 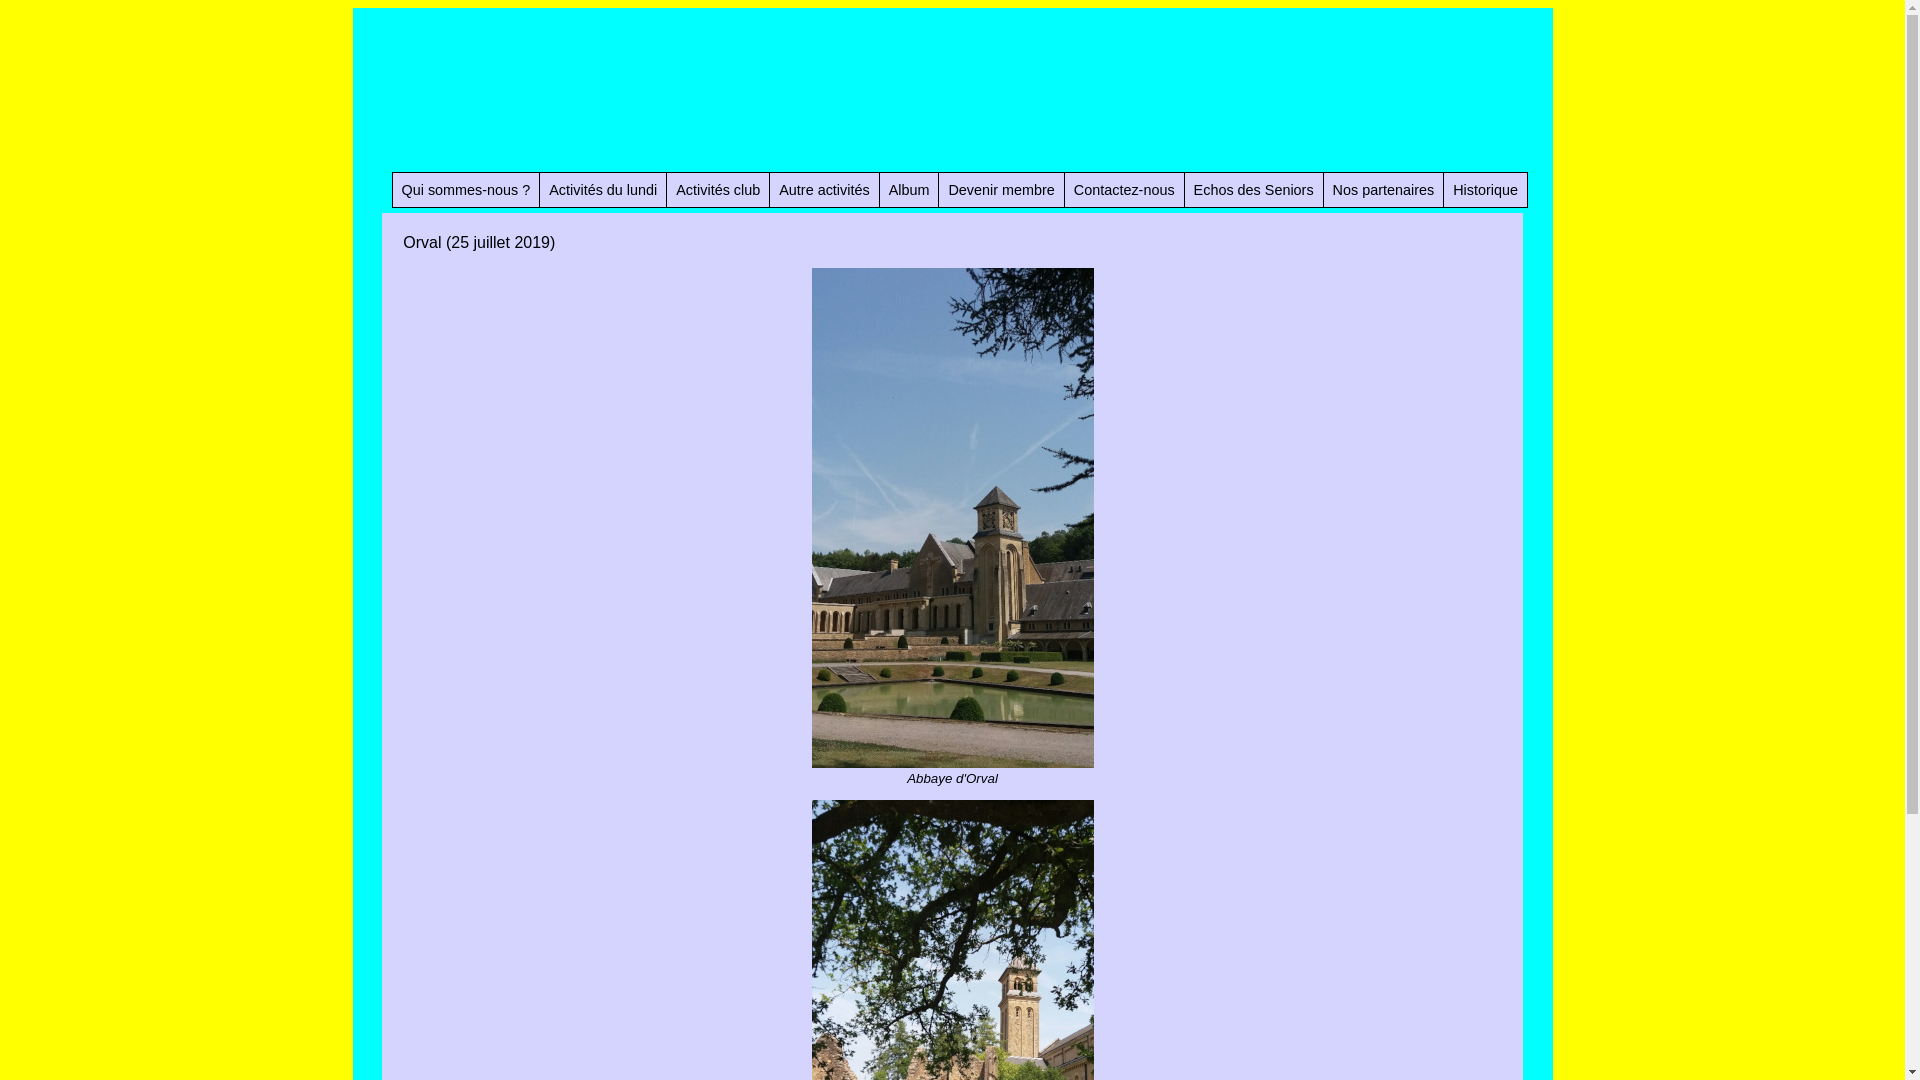 What do you see at coordinates (1444, 189) in the screenshot?
I see `'Historique'` at bounding box center [1444, 189].